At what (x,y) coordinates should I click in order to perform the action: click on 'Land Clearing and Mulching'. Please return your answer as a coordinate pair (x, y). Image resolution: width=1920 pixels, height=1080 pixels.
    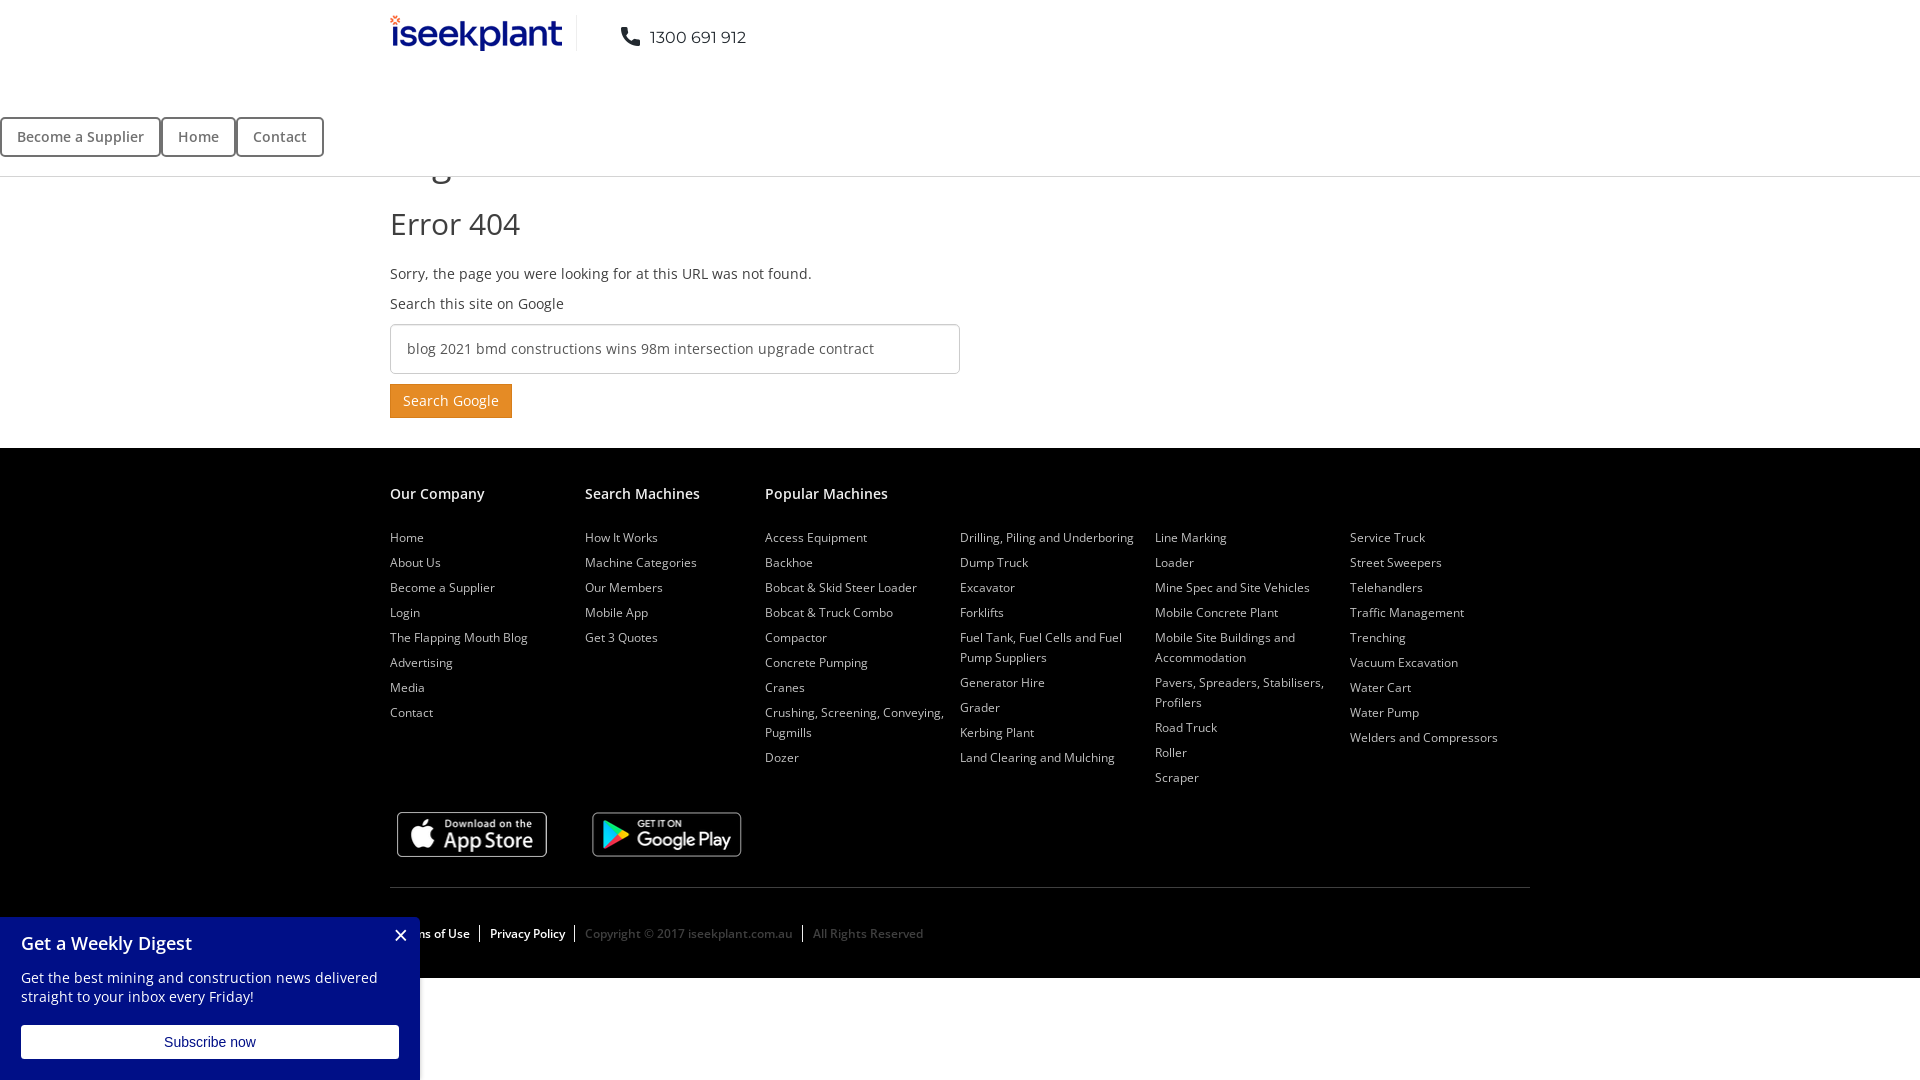
    Looking at the image, I should click on (1037, 757).